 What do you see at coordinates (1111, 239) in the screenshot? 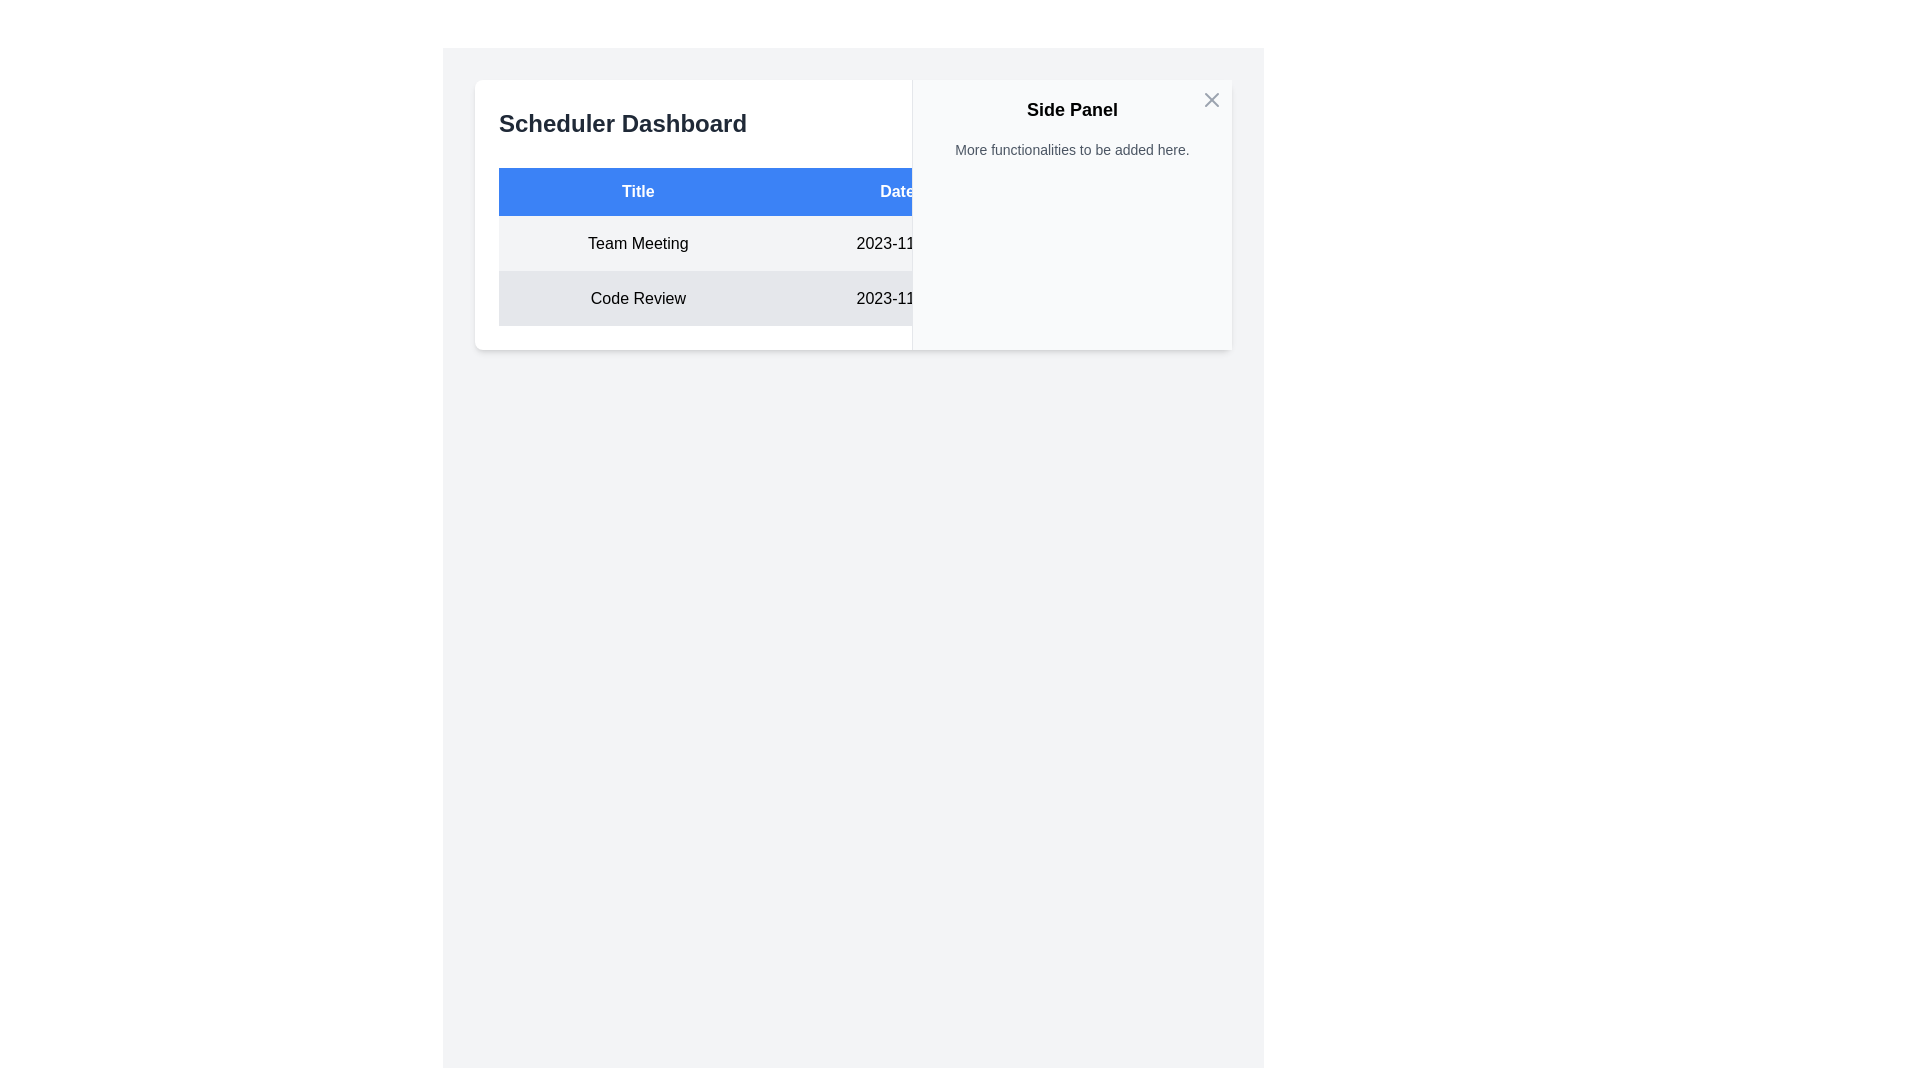
I see `calendar icon graphic component located at the center of the calendar representation in the top-right corner of the side panel labeled 'Side Panel'` at bounding box center [1111, 239].